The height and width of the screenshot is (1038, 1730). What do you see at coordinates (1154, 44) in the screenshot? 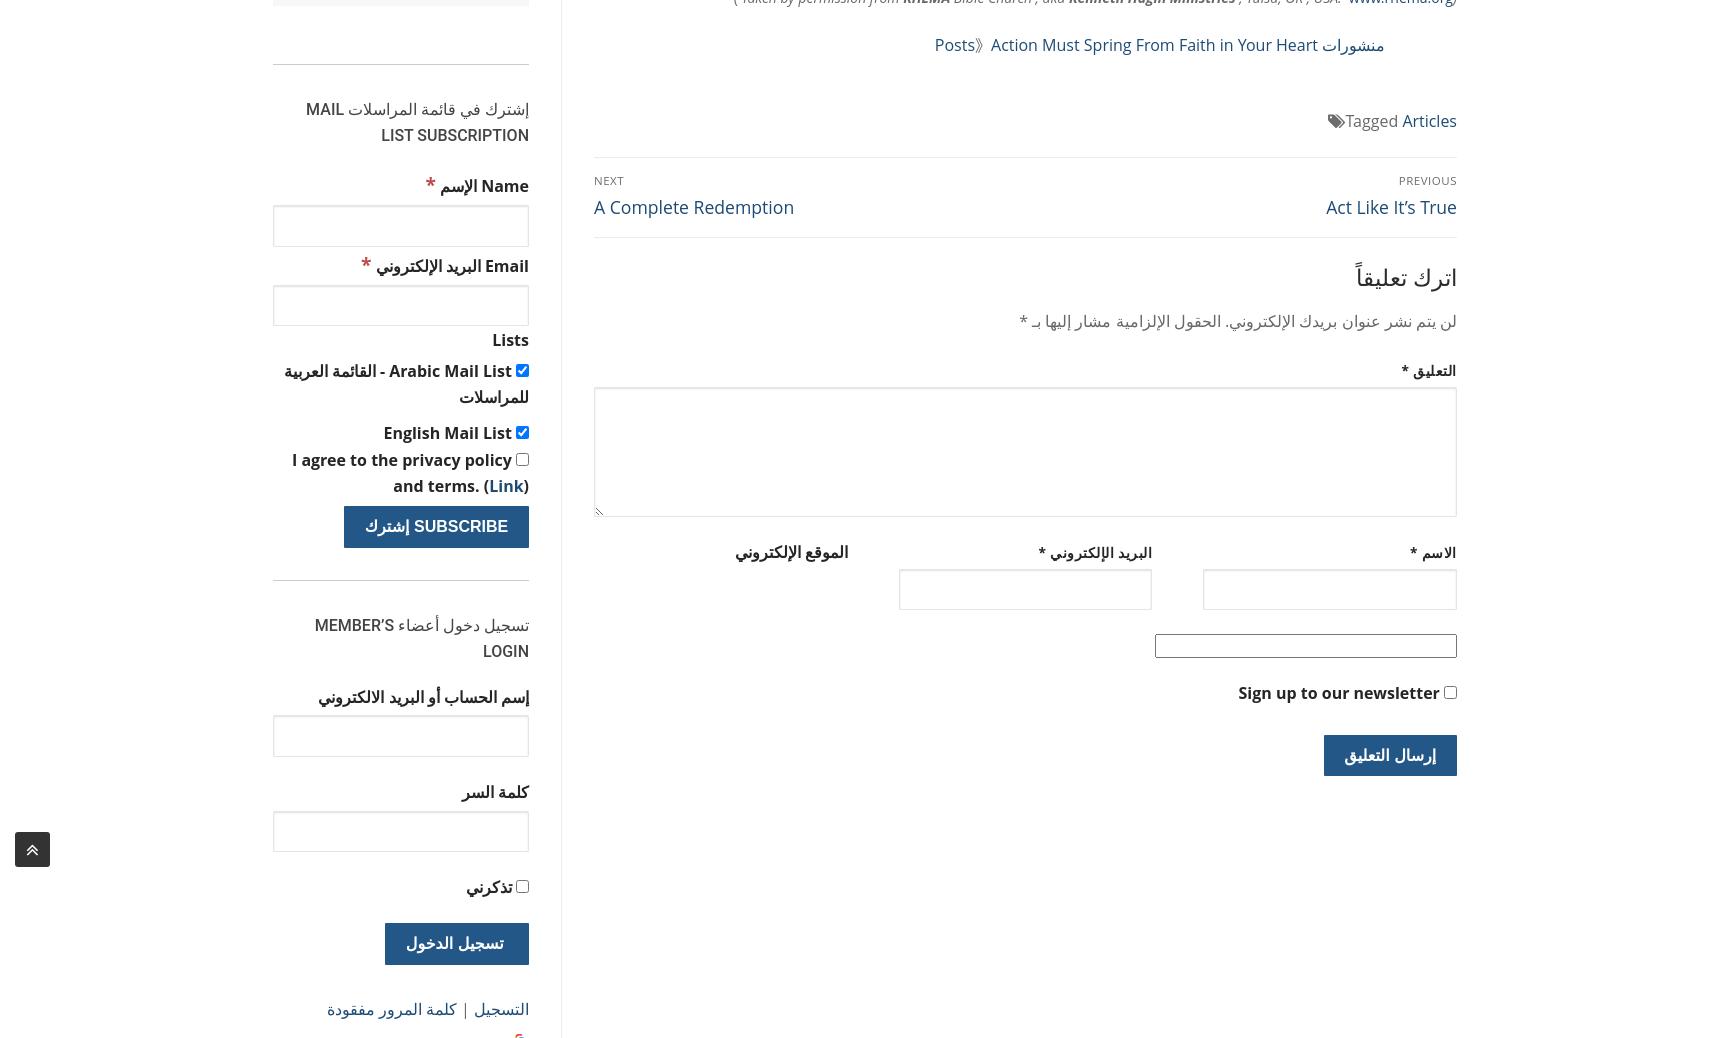
I see `'Action Must Spring From Faith in Your Heart'` at bounding box center [1154, 44].